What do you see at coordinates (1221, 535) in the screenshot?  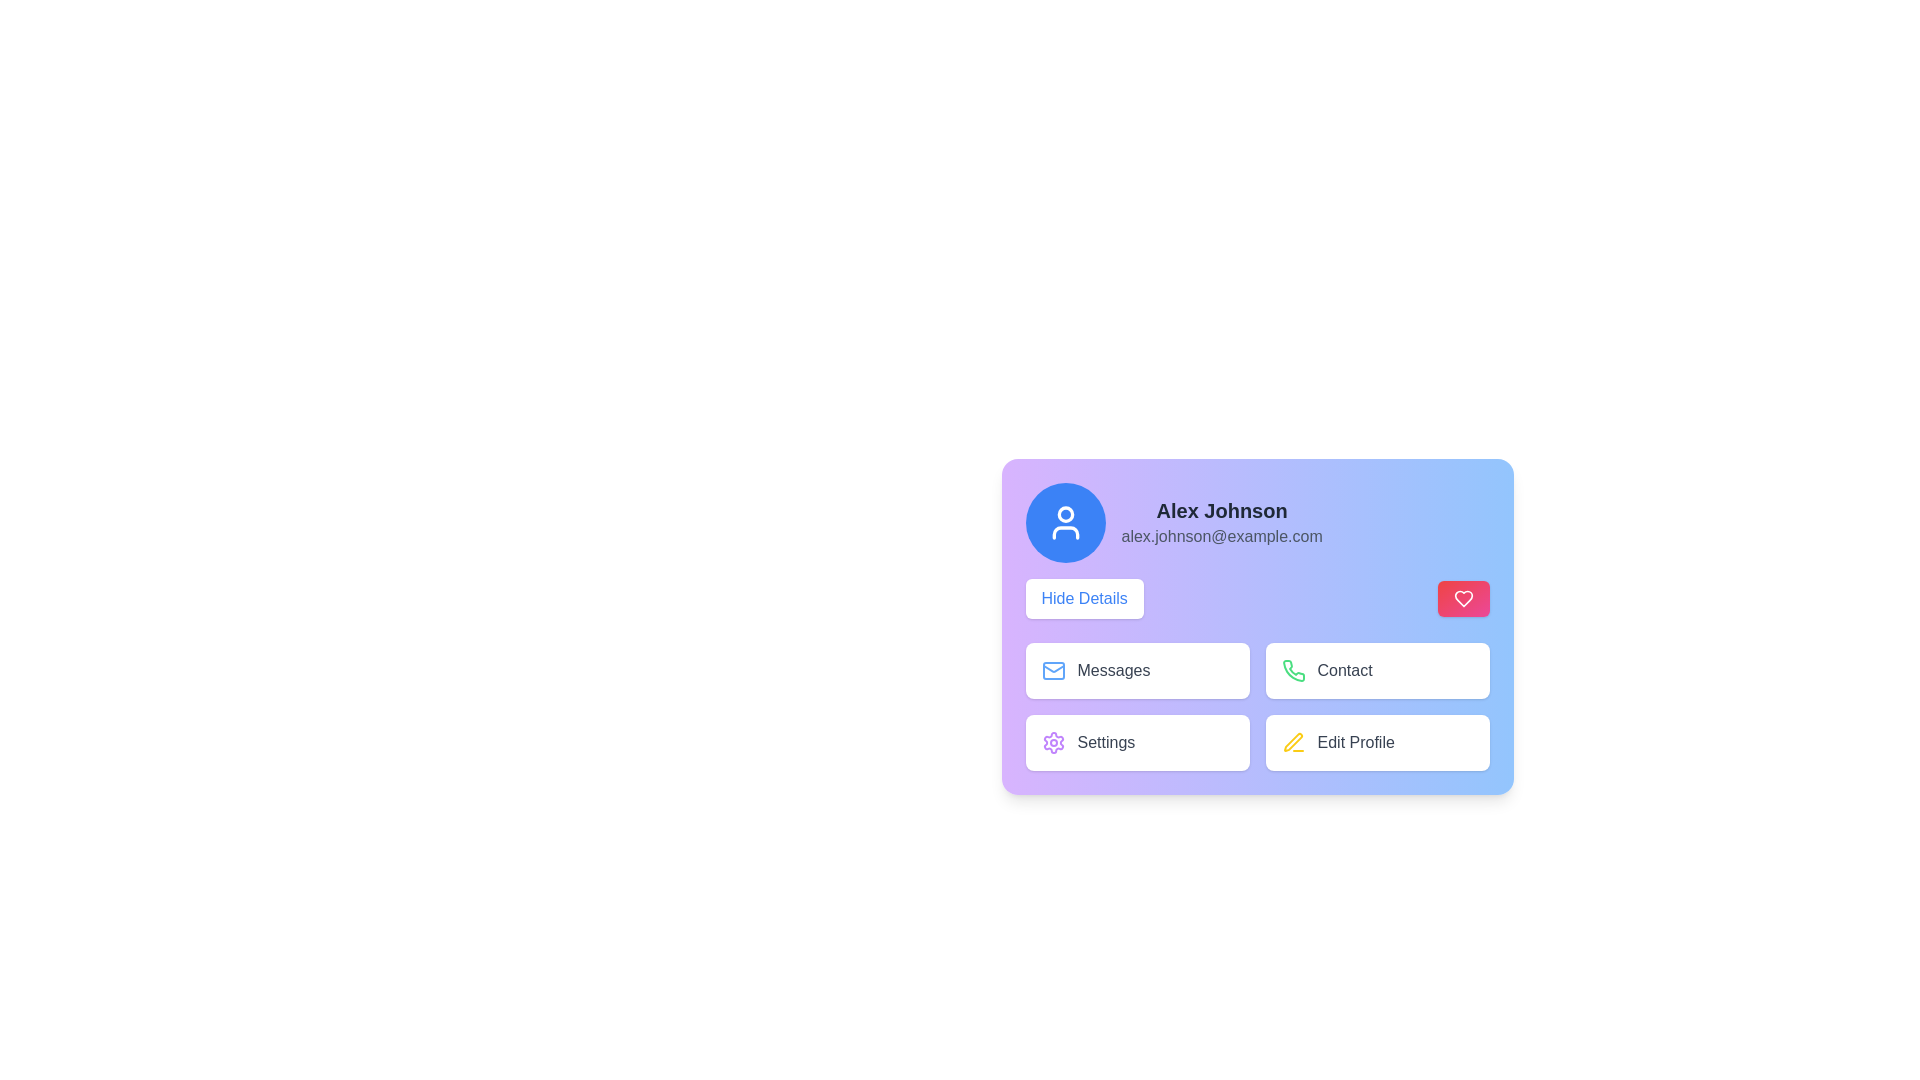 I see `the static text element displaying the email address associated with user 'Alex Johnson', located beneath the text 'Alex Johnson' in the upper left part of the card interface` at bounding box center [1221, 535].